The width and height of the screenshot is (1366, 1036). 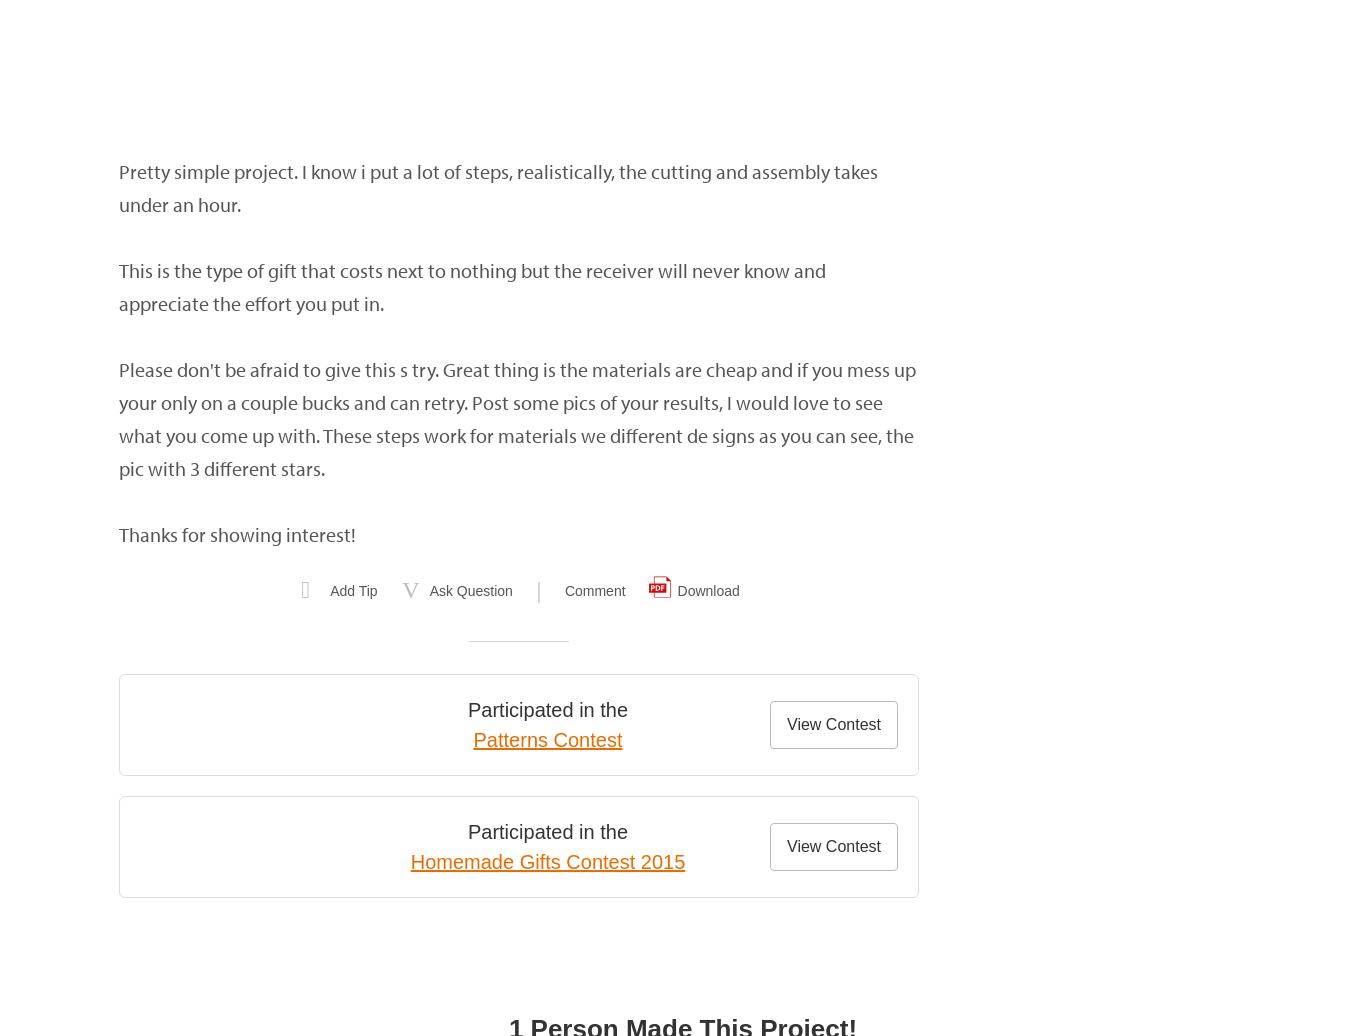 What do you see at coordinates (352, 591) in the screenshot?
I see `'Add Tip'` at bounding box center [352, 591].